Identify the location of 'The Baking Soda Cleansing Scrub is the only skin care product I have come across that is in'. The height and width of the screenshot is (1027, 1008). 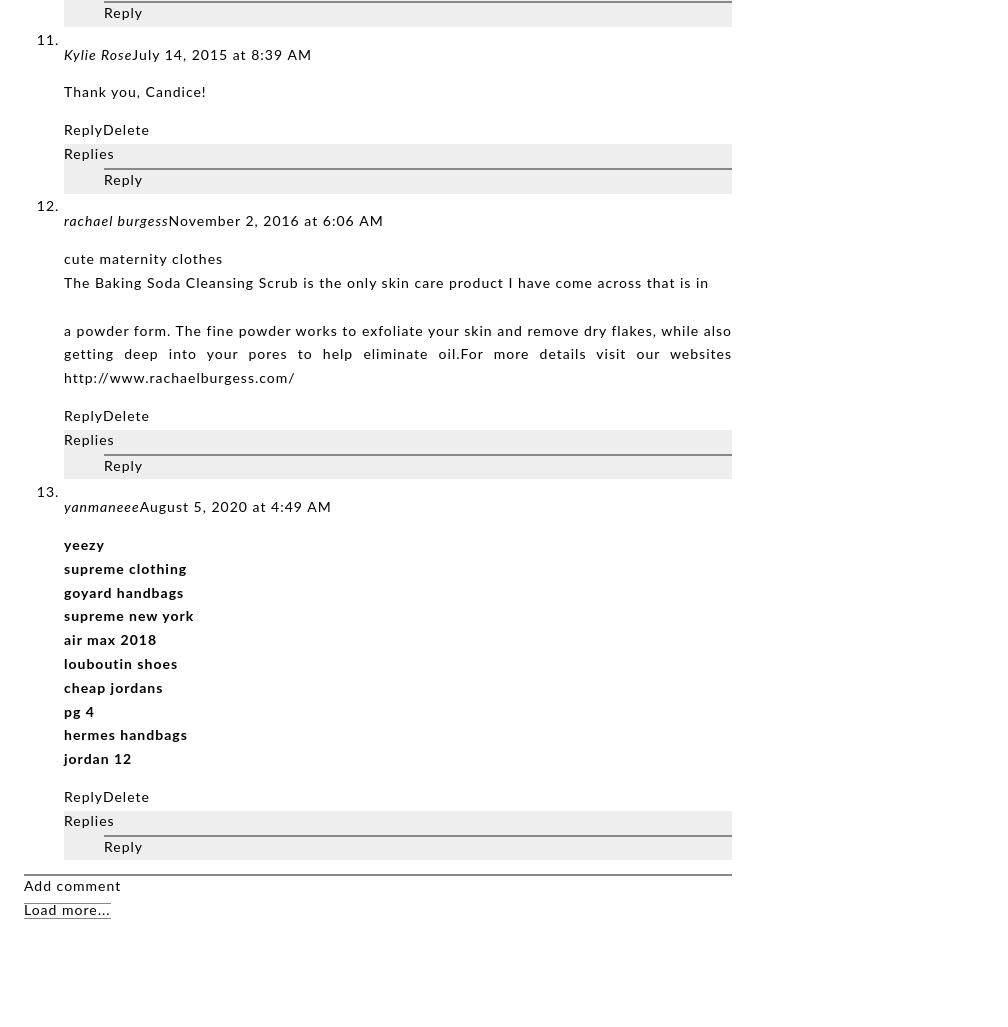
(386, 283).